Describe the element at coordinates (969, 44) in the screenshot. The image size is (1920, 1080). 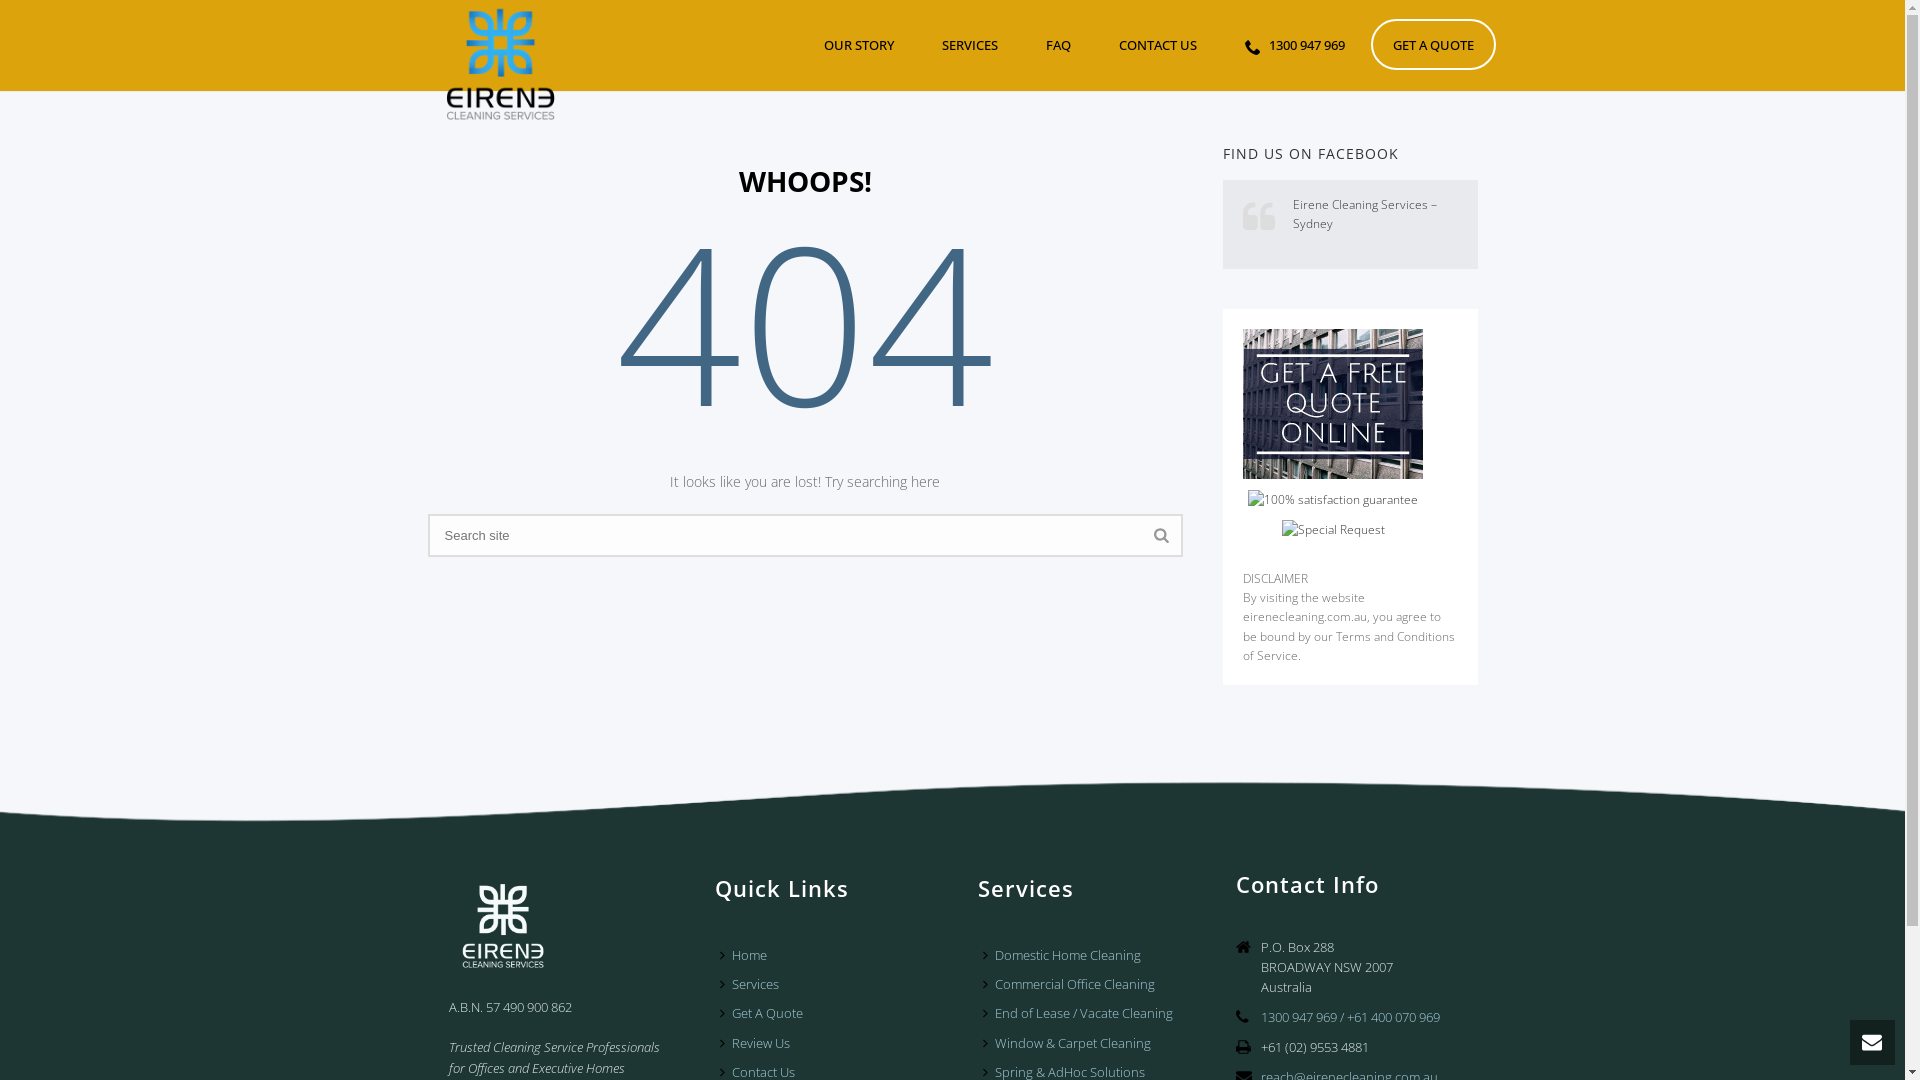
I see `'SERVICES'` at that location.